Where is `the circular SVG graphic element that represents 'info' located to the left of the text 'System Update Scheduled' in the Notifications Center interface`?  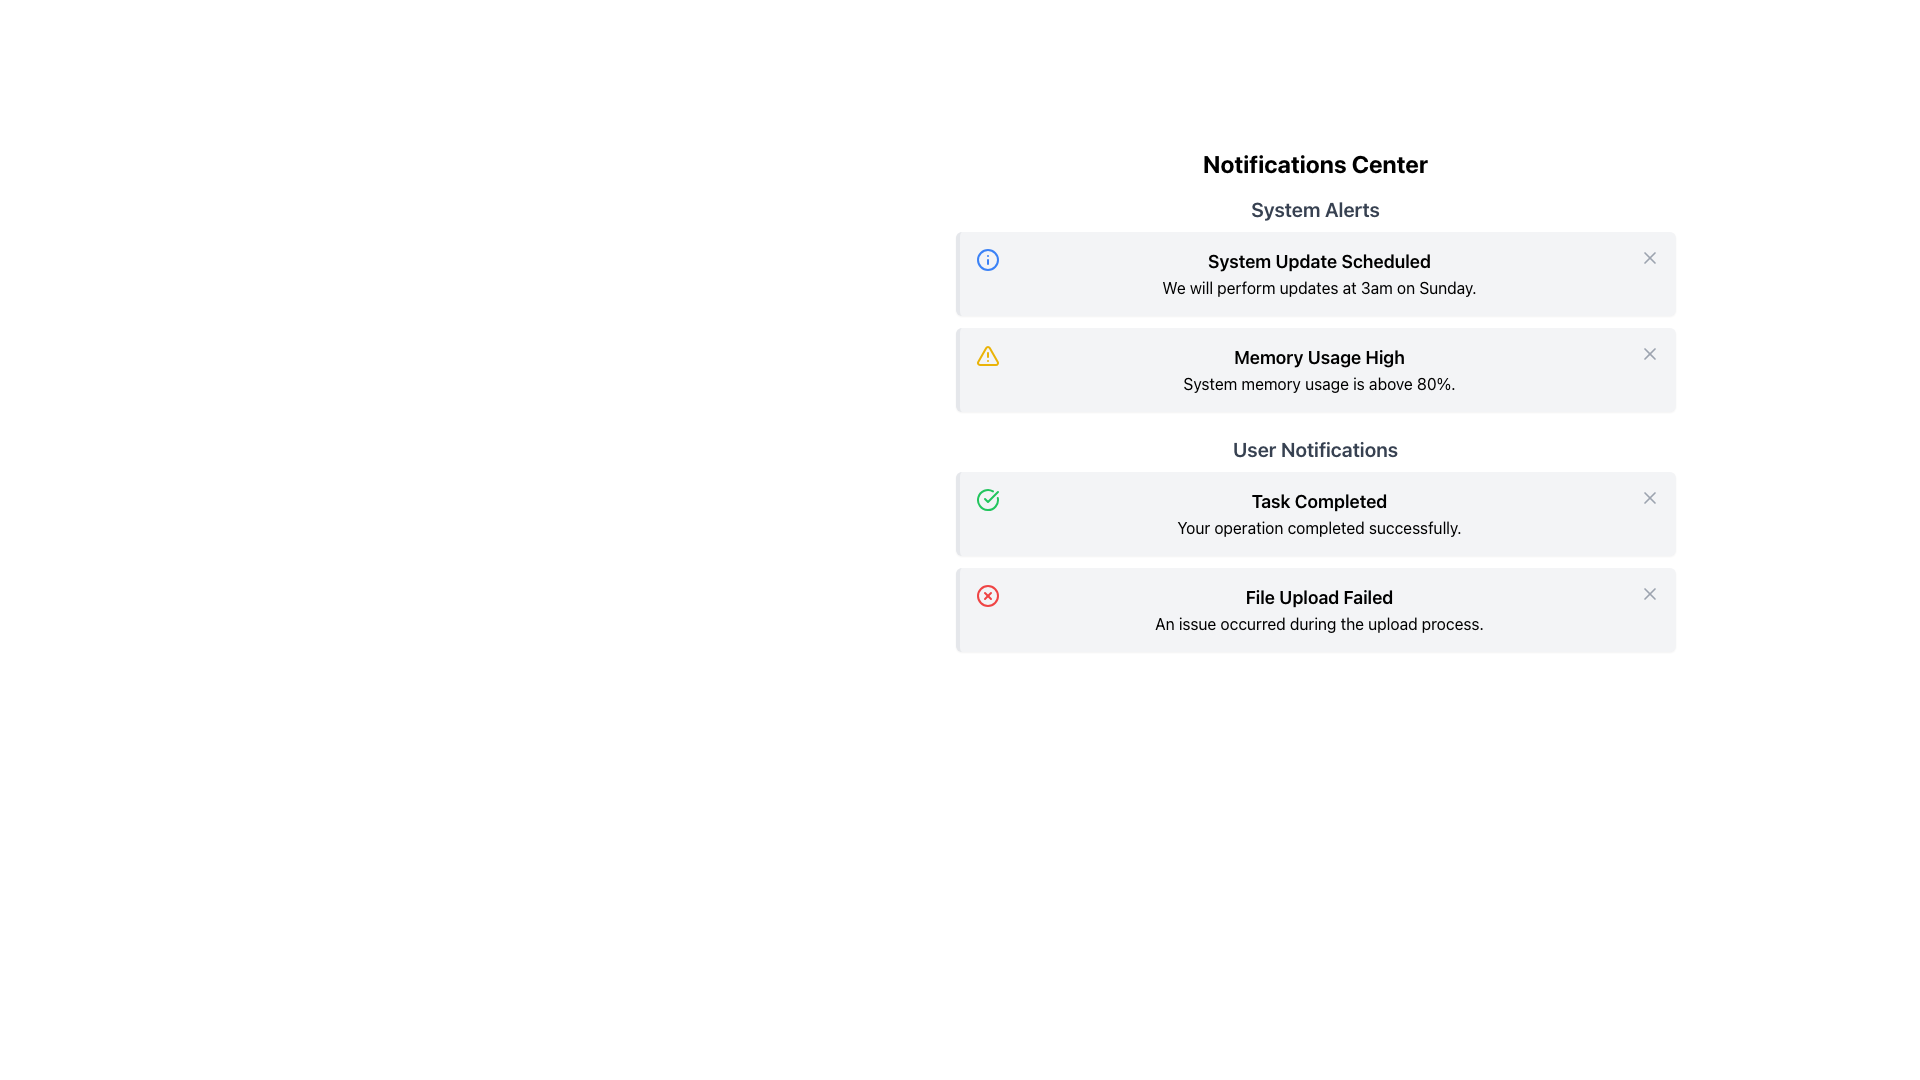 the circular SVG graphic element that represents 'info' located to the left of the text 'System Update Scheduled' in the Notifications Center interface is located at coordinates (987, 258).